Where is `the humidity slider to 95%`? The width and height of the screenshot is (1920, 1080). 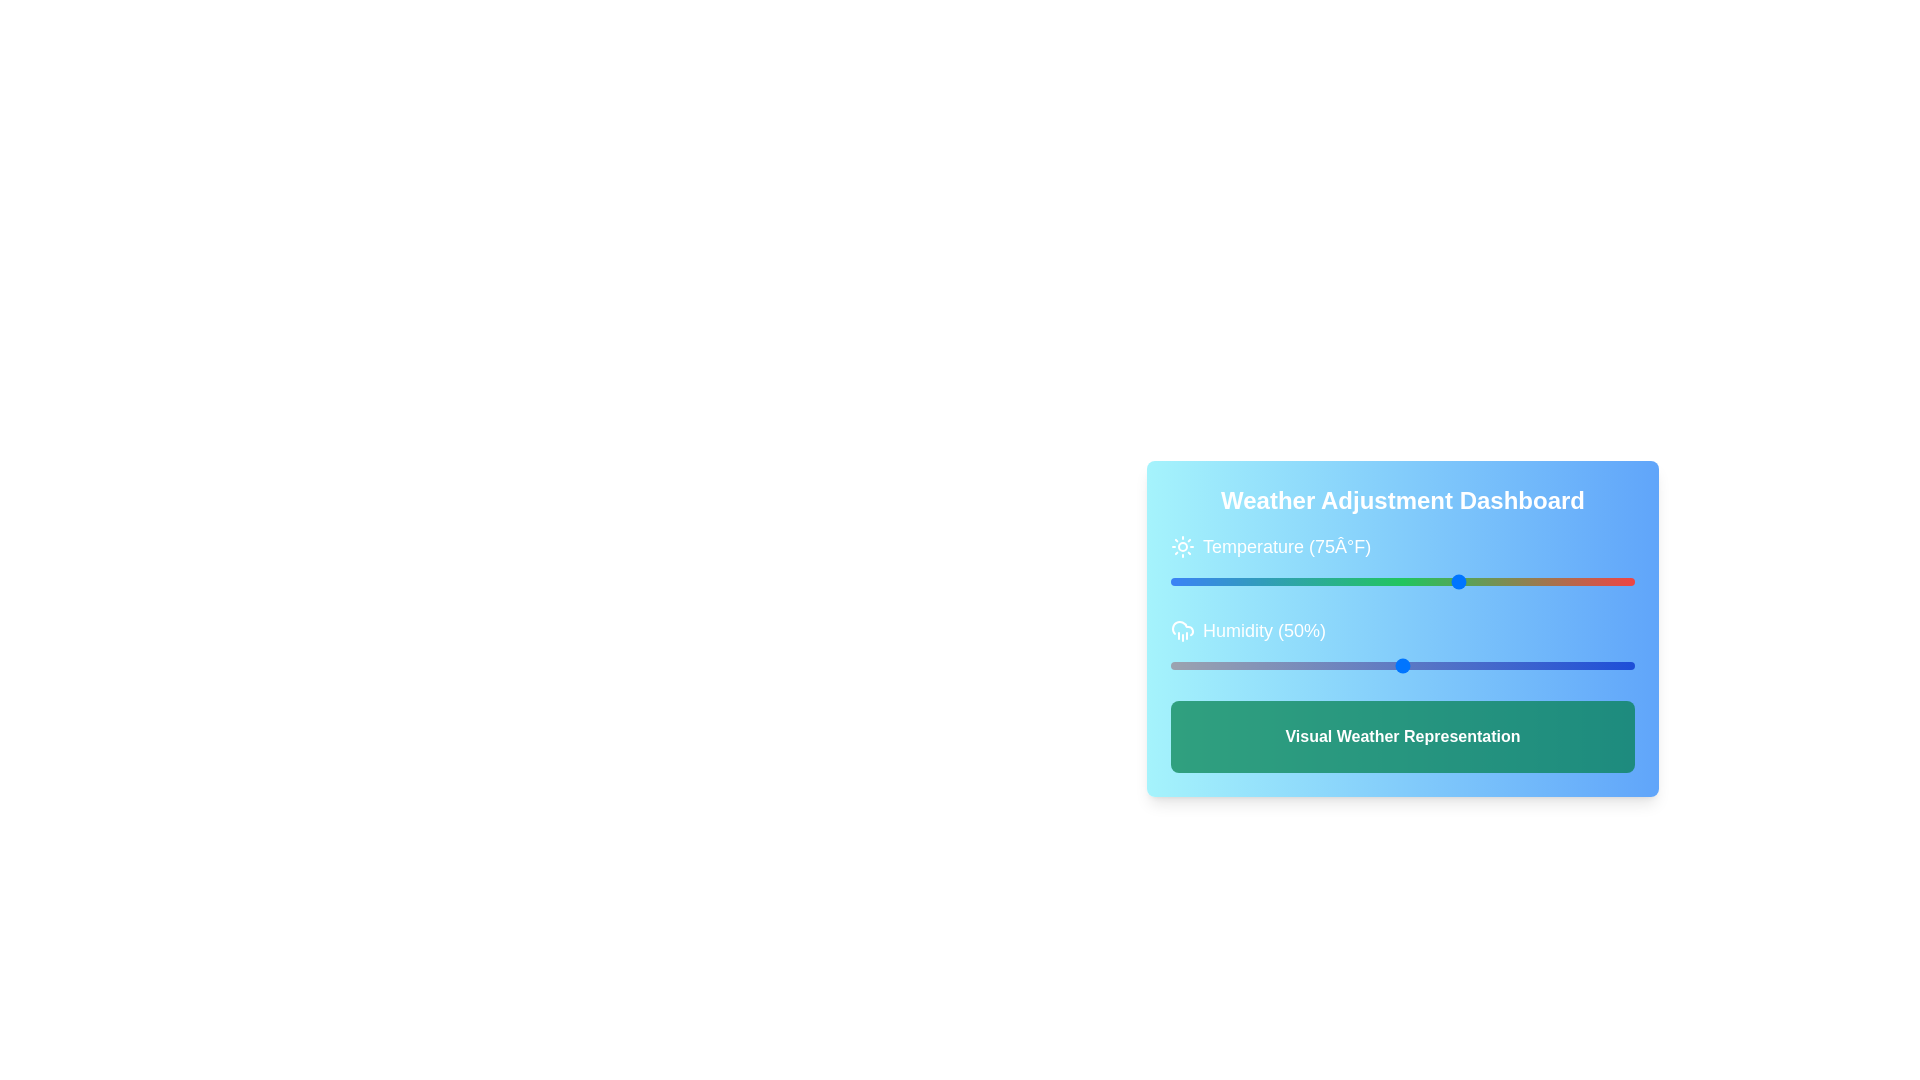 the humidity slider to 95% is located at coordinates (1611, 666).